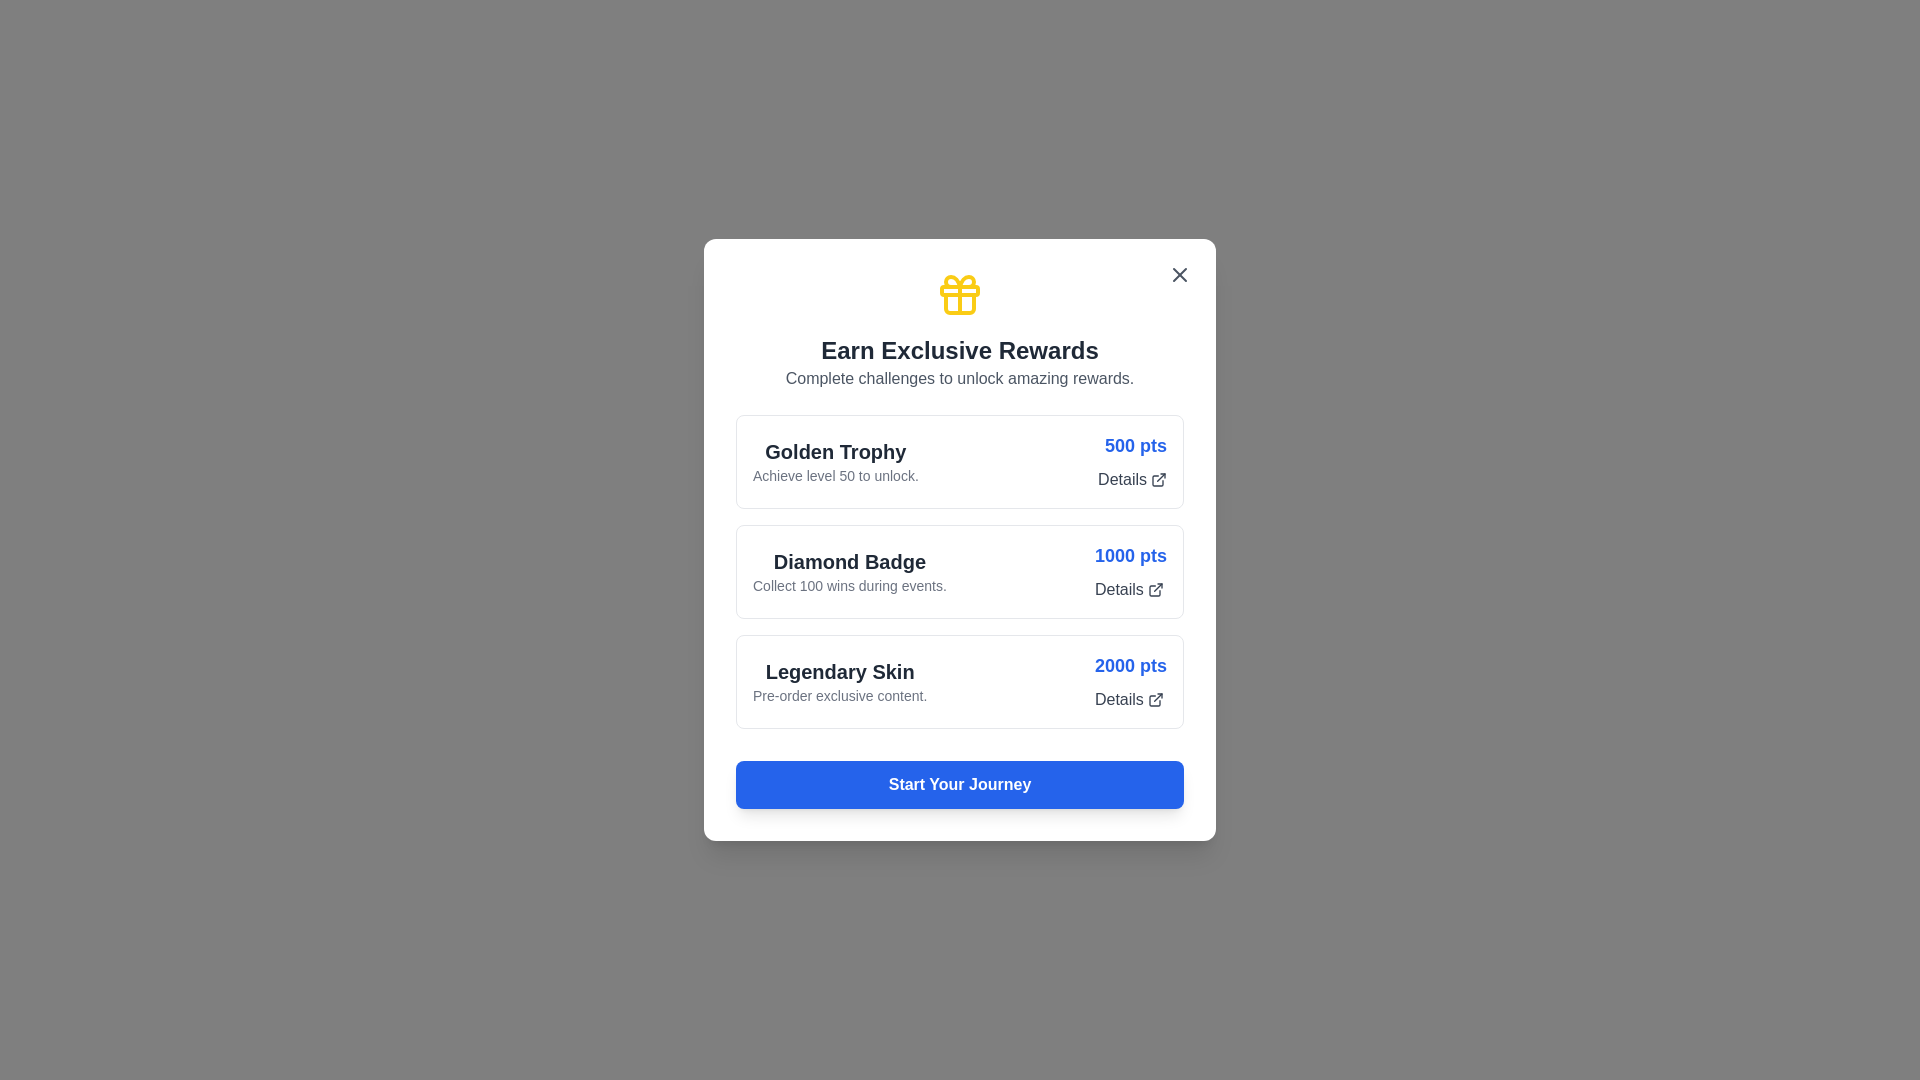  What do you see at coordinates (840, 671) in the screenshot?
I see `text from the header labeled 'Legendary Skin', which is positioned below the 'Diamond Badge' section and above the description text 'Pre-order exclusive content.'` at bounding box center [840, 671].